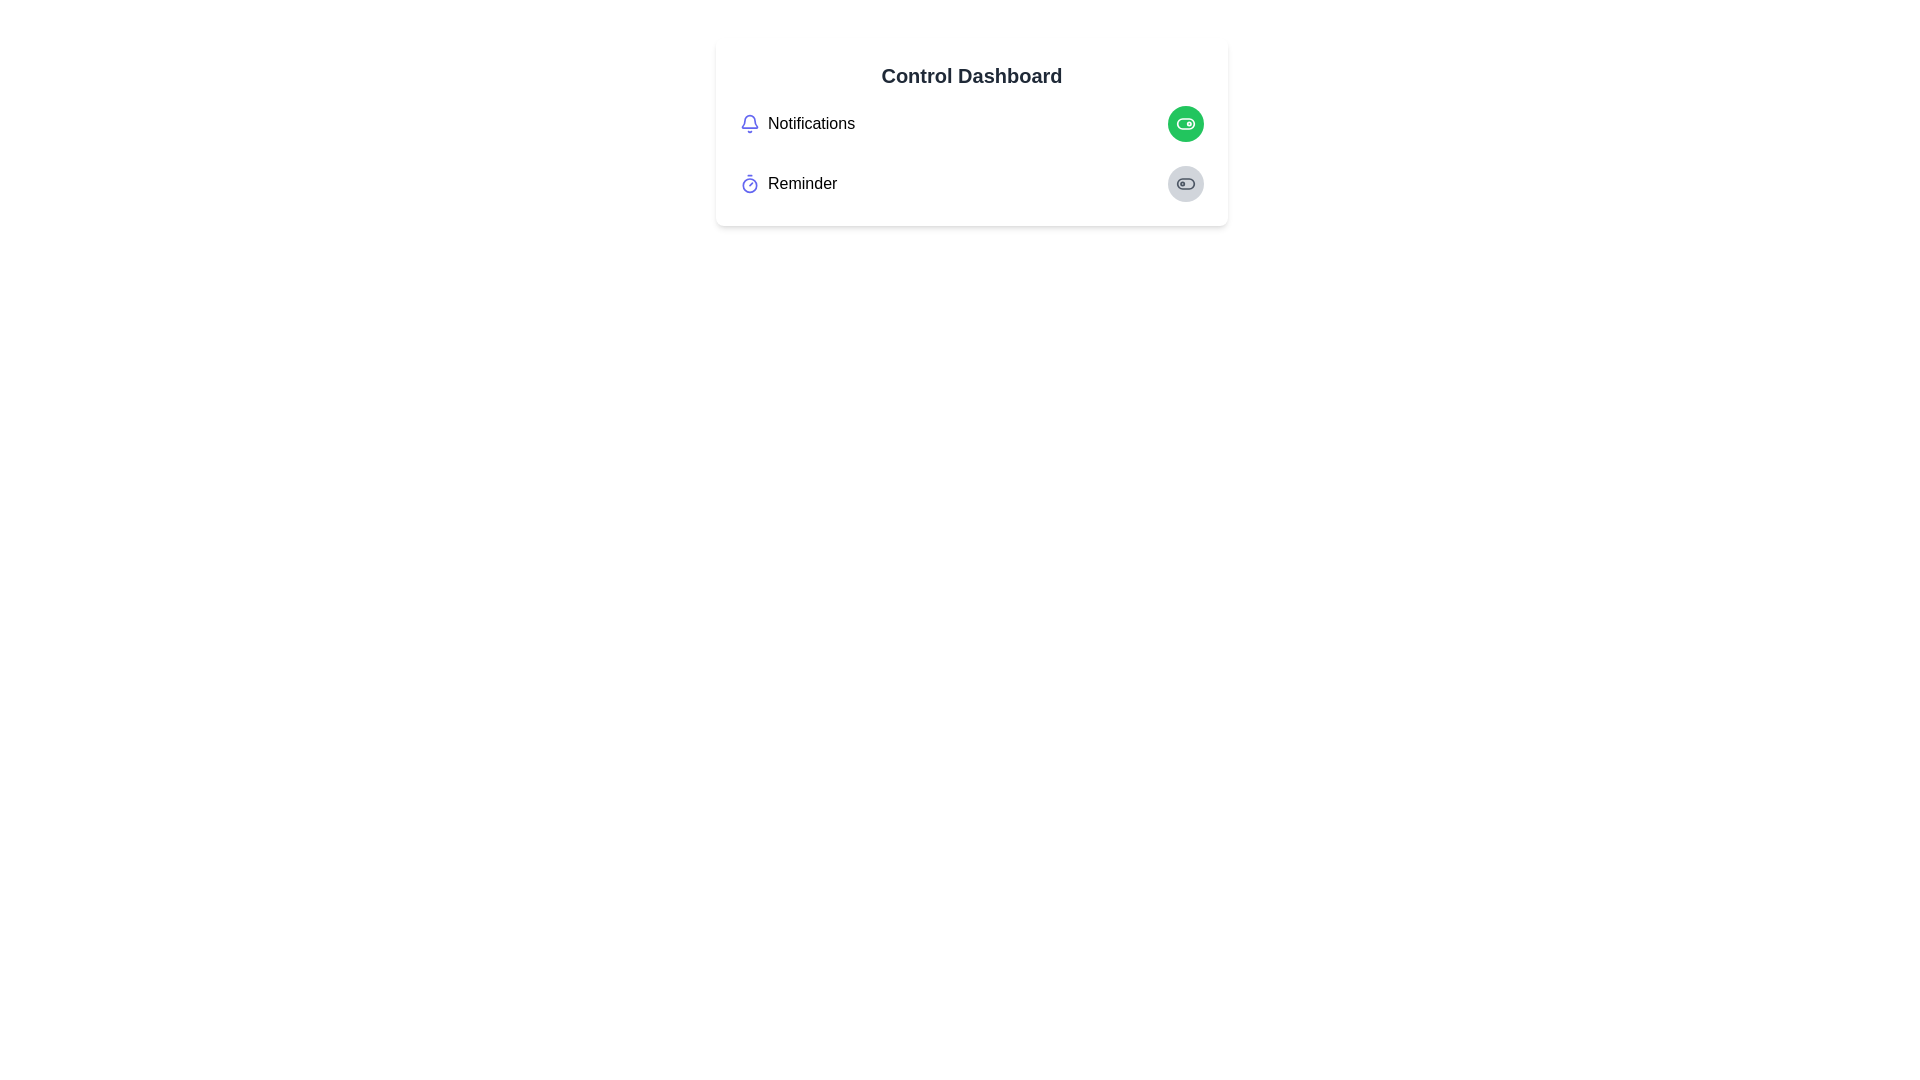  What do you see at coordinates (787, 184) in the screenshot?
I see `the 'Reminder' text and timer icon element located in the second row of the 'Control Dashboard', positioned below 'Notifications', for keyboard interaction` at bounding box center [787, 184].